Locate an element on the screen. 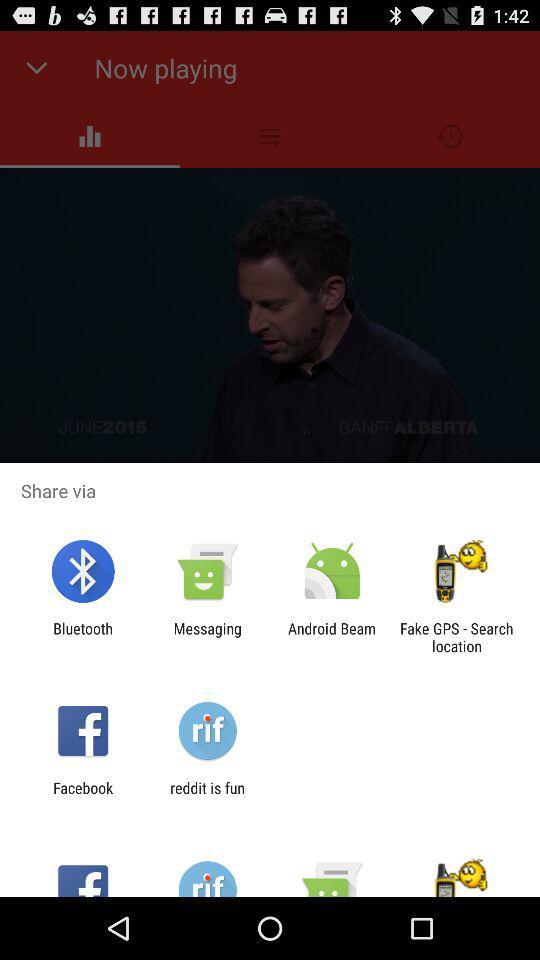 Image resolution: width=540 pixels, height=960 pixels. the android beam item is located at coordinates (332, 636).